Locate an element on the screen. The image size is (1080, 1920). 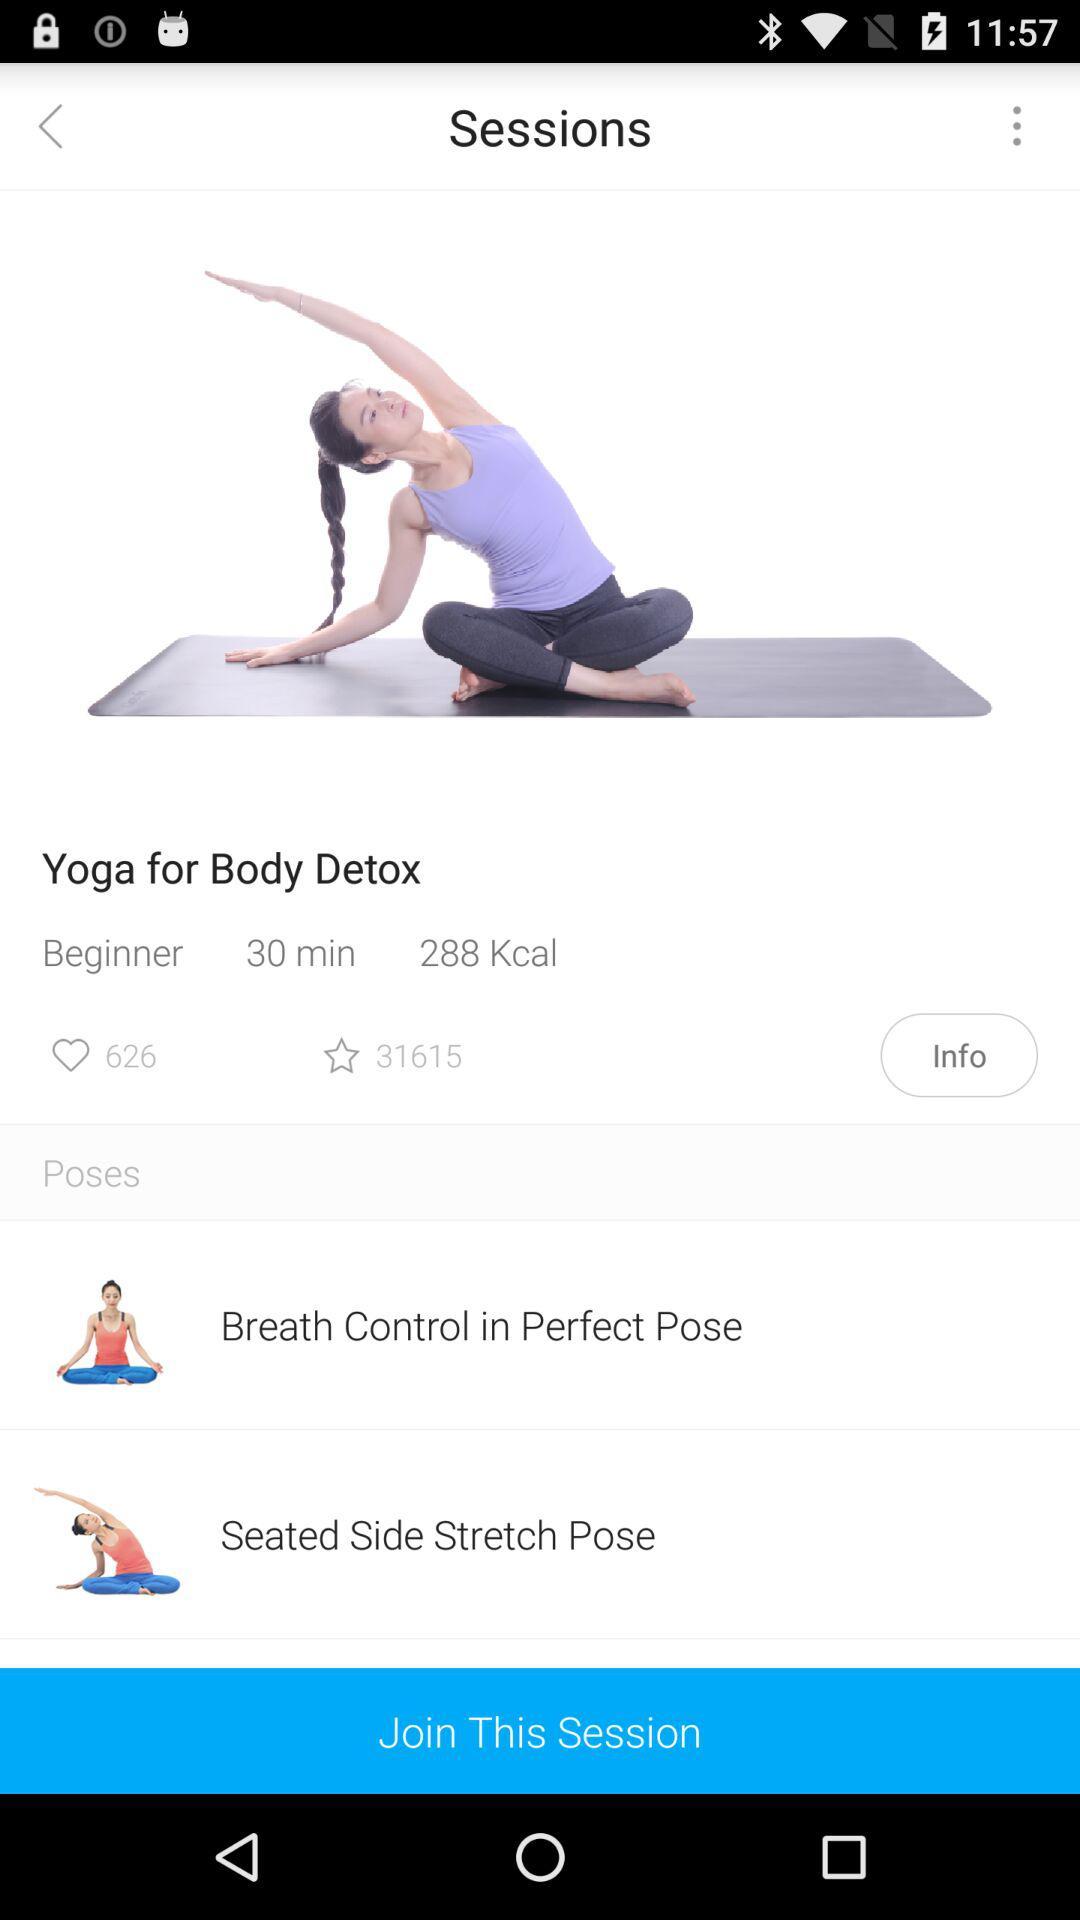
the arrow_backward icon is located at coordinates (61, 133).